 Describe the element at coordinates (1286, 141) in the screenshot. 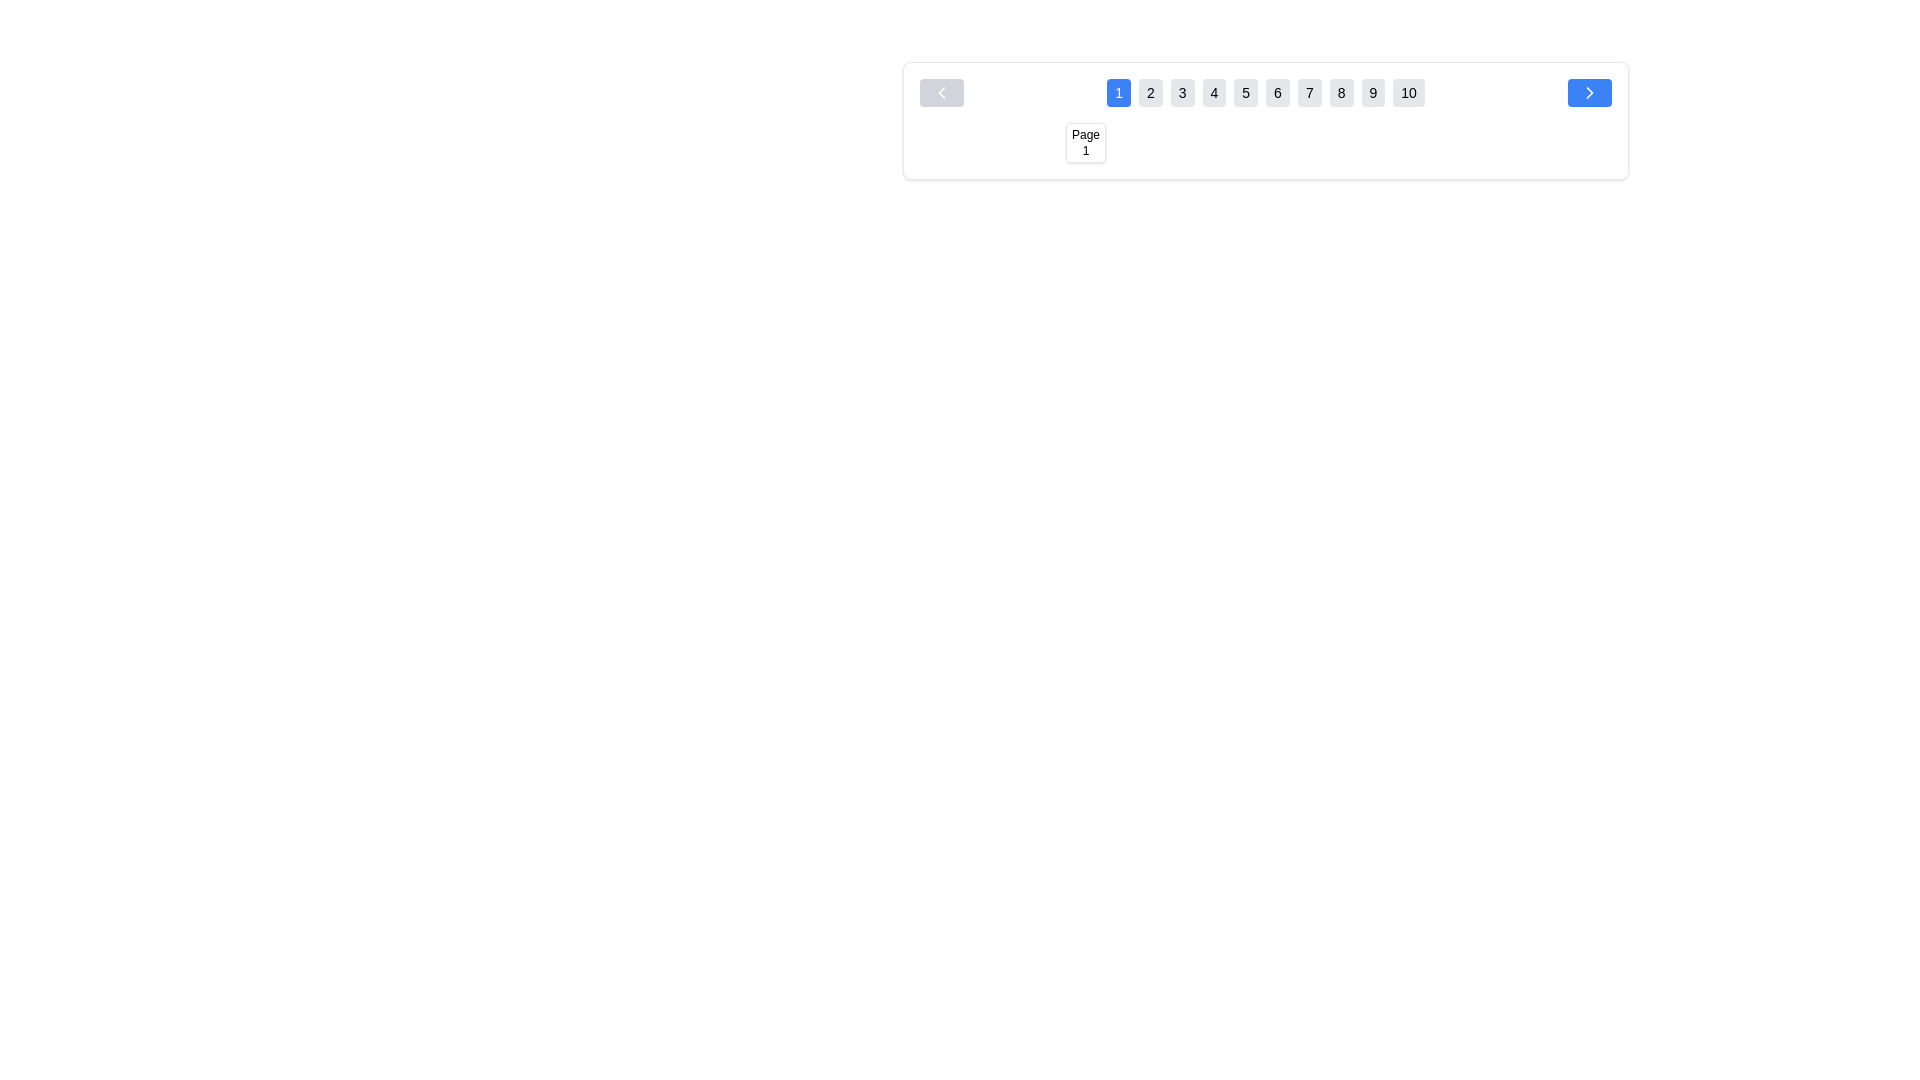

I see `the 'Page 6' button in the pagination bar` at that location.